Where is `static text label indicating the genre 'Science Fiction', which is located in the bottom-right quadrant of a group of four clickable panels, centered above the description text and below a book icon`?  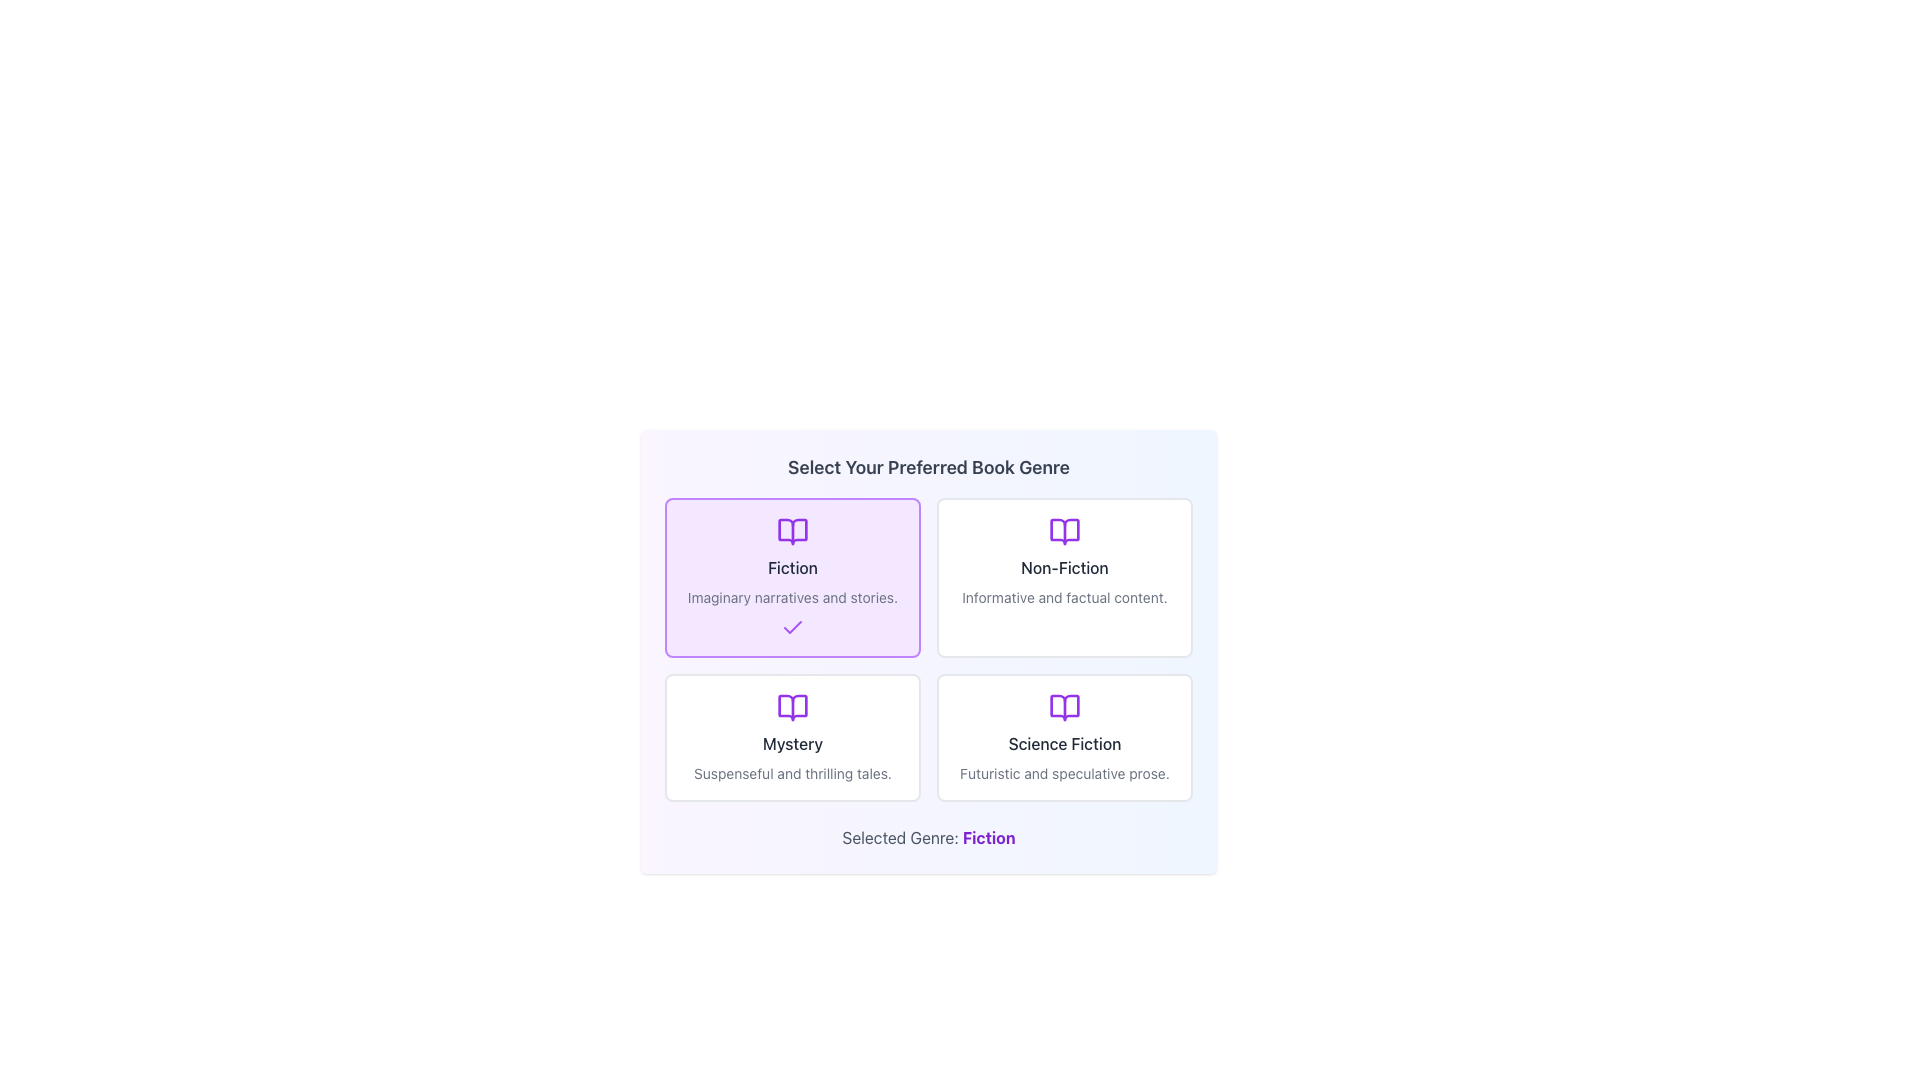
static text label indicating the genre 'Science Fiction', which is located in the bottom-right quadrant of a group of four clickable panels, centered above the description text and below a book icon is located at coordinates (1064, 744).